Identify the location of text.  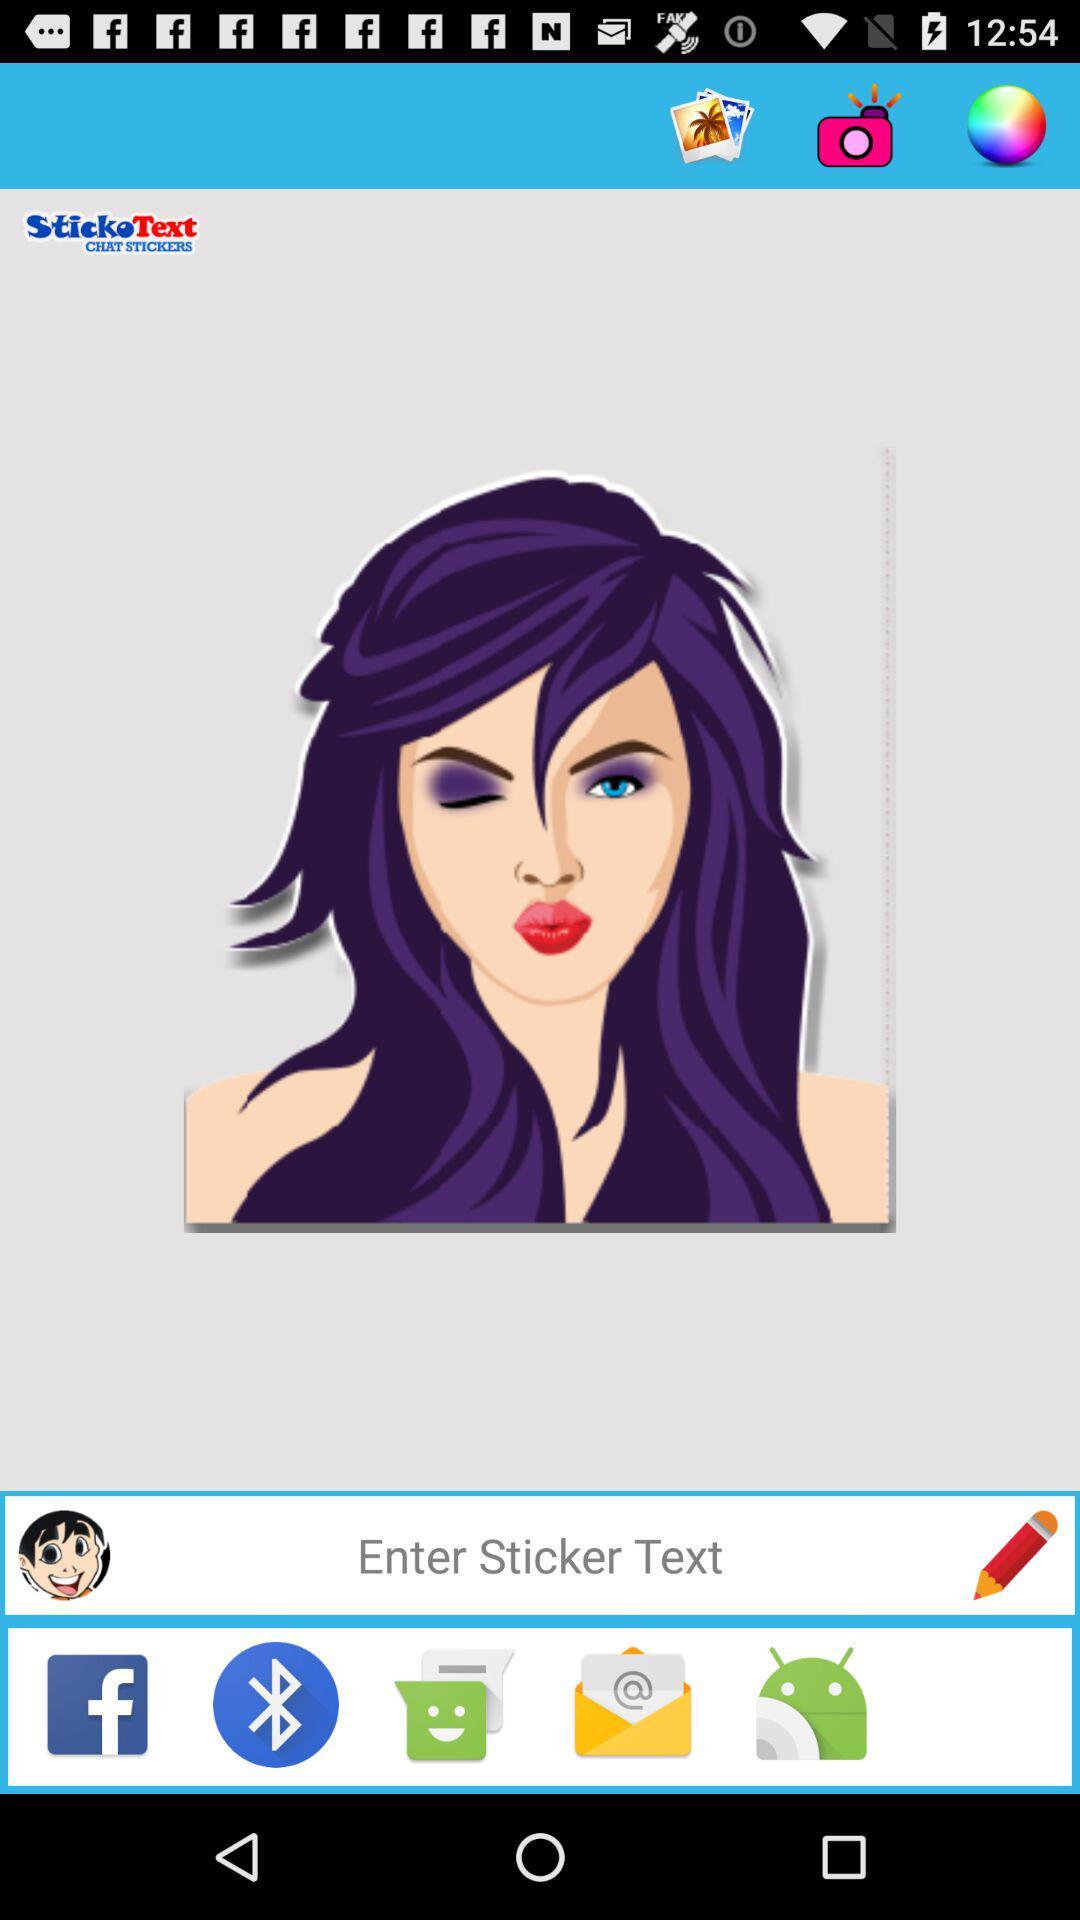
(540, 1554).